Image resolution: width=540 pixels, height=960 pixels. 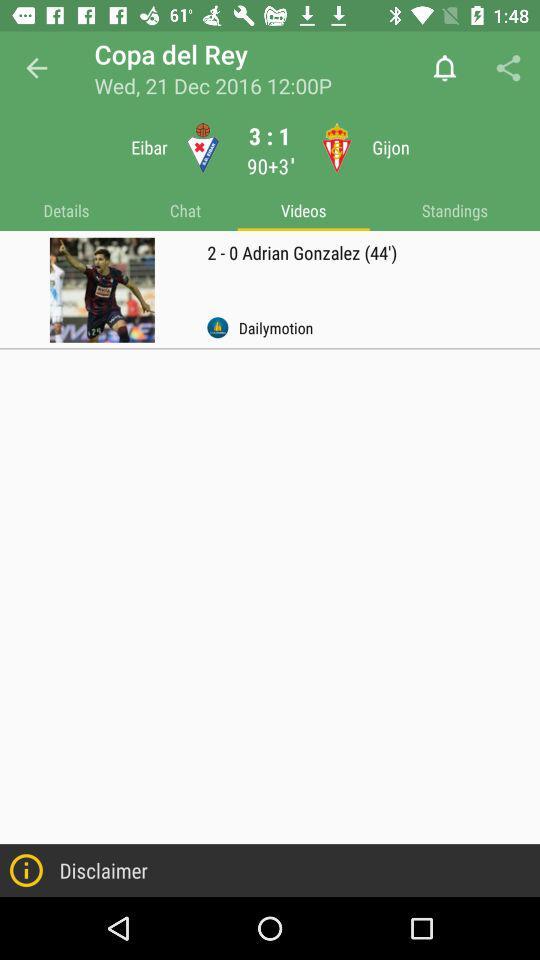 I want to click on left of disclaimer, so click(x=25, y=869).